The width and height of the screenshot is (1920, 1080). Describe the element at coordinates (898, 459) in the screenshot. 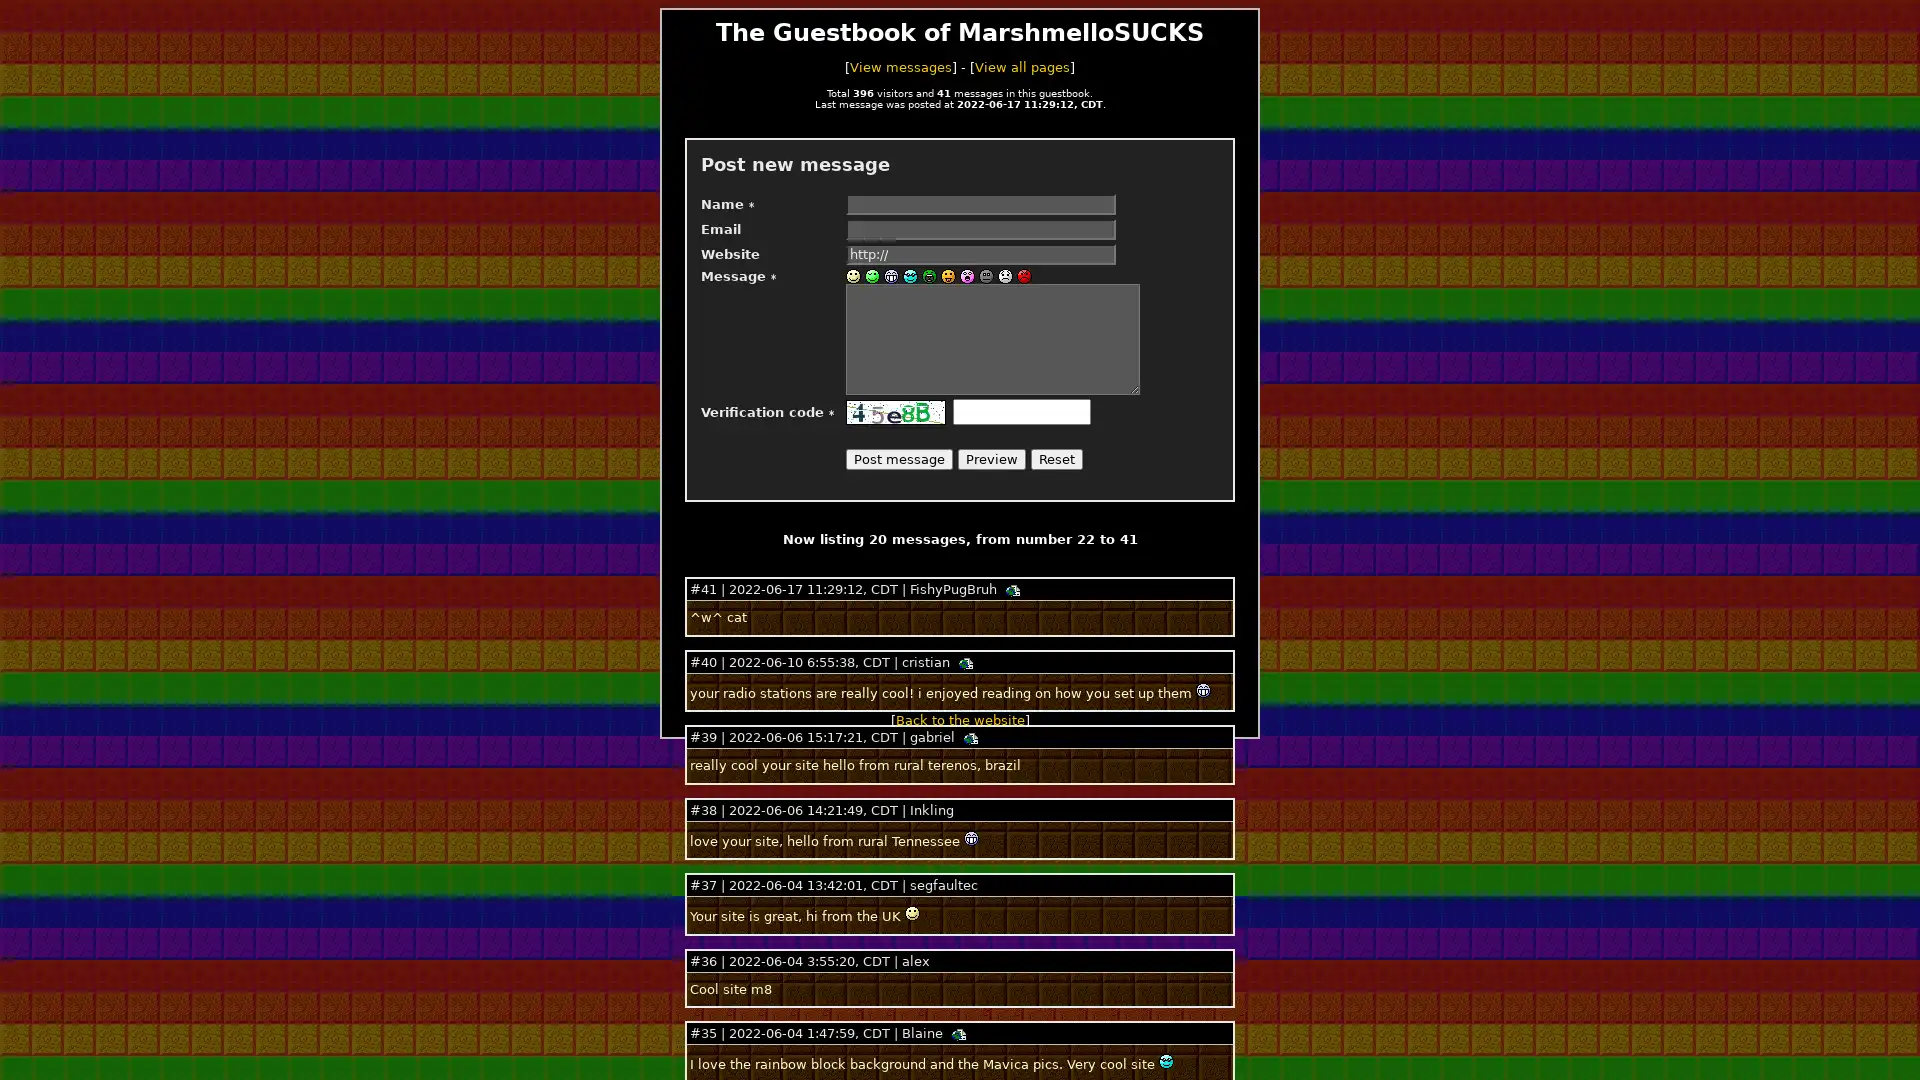

I see `Post message` at that location.